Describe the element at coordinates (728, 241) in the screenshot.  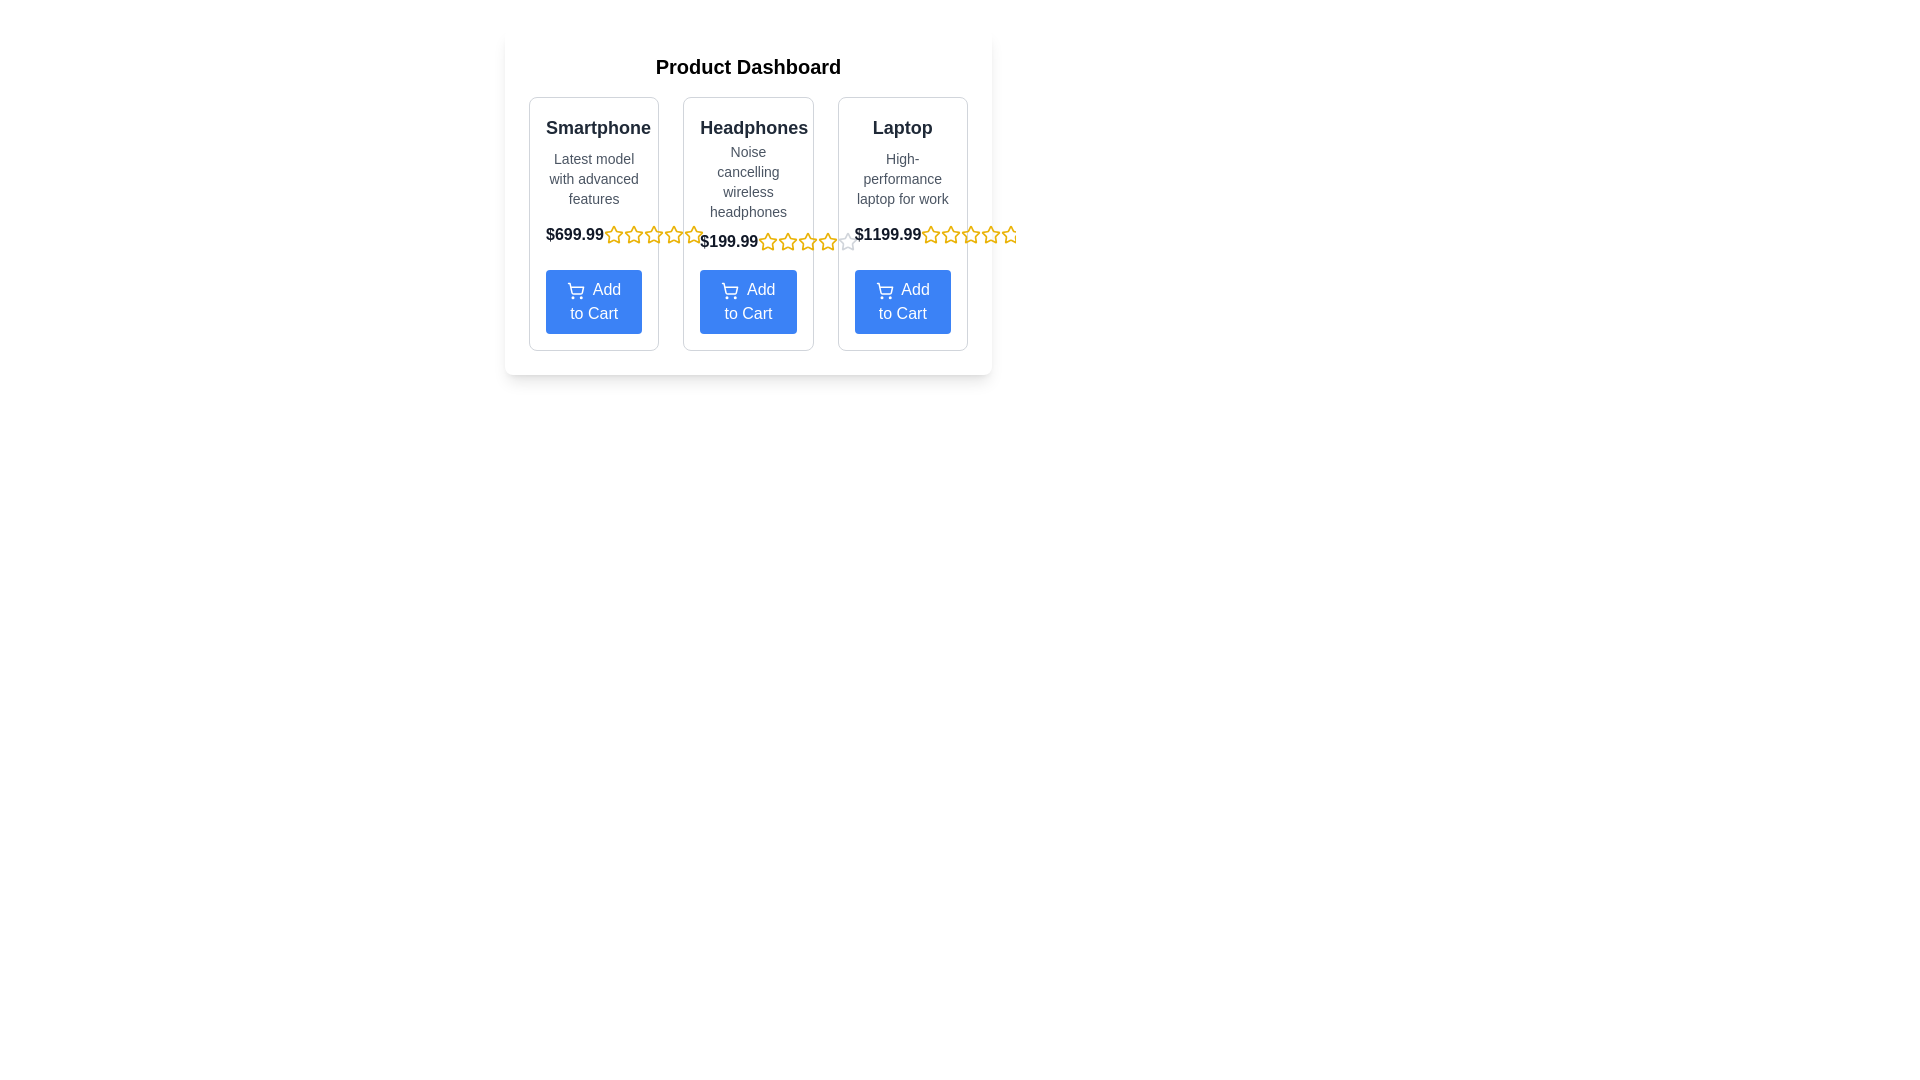
I see `the text label displaying '$199.99' located under the 'Headphones' column in the product listing page` at that location.